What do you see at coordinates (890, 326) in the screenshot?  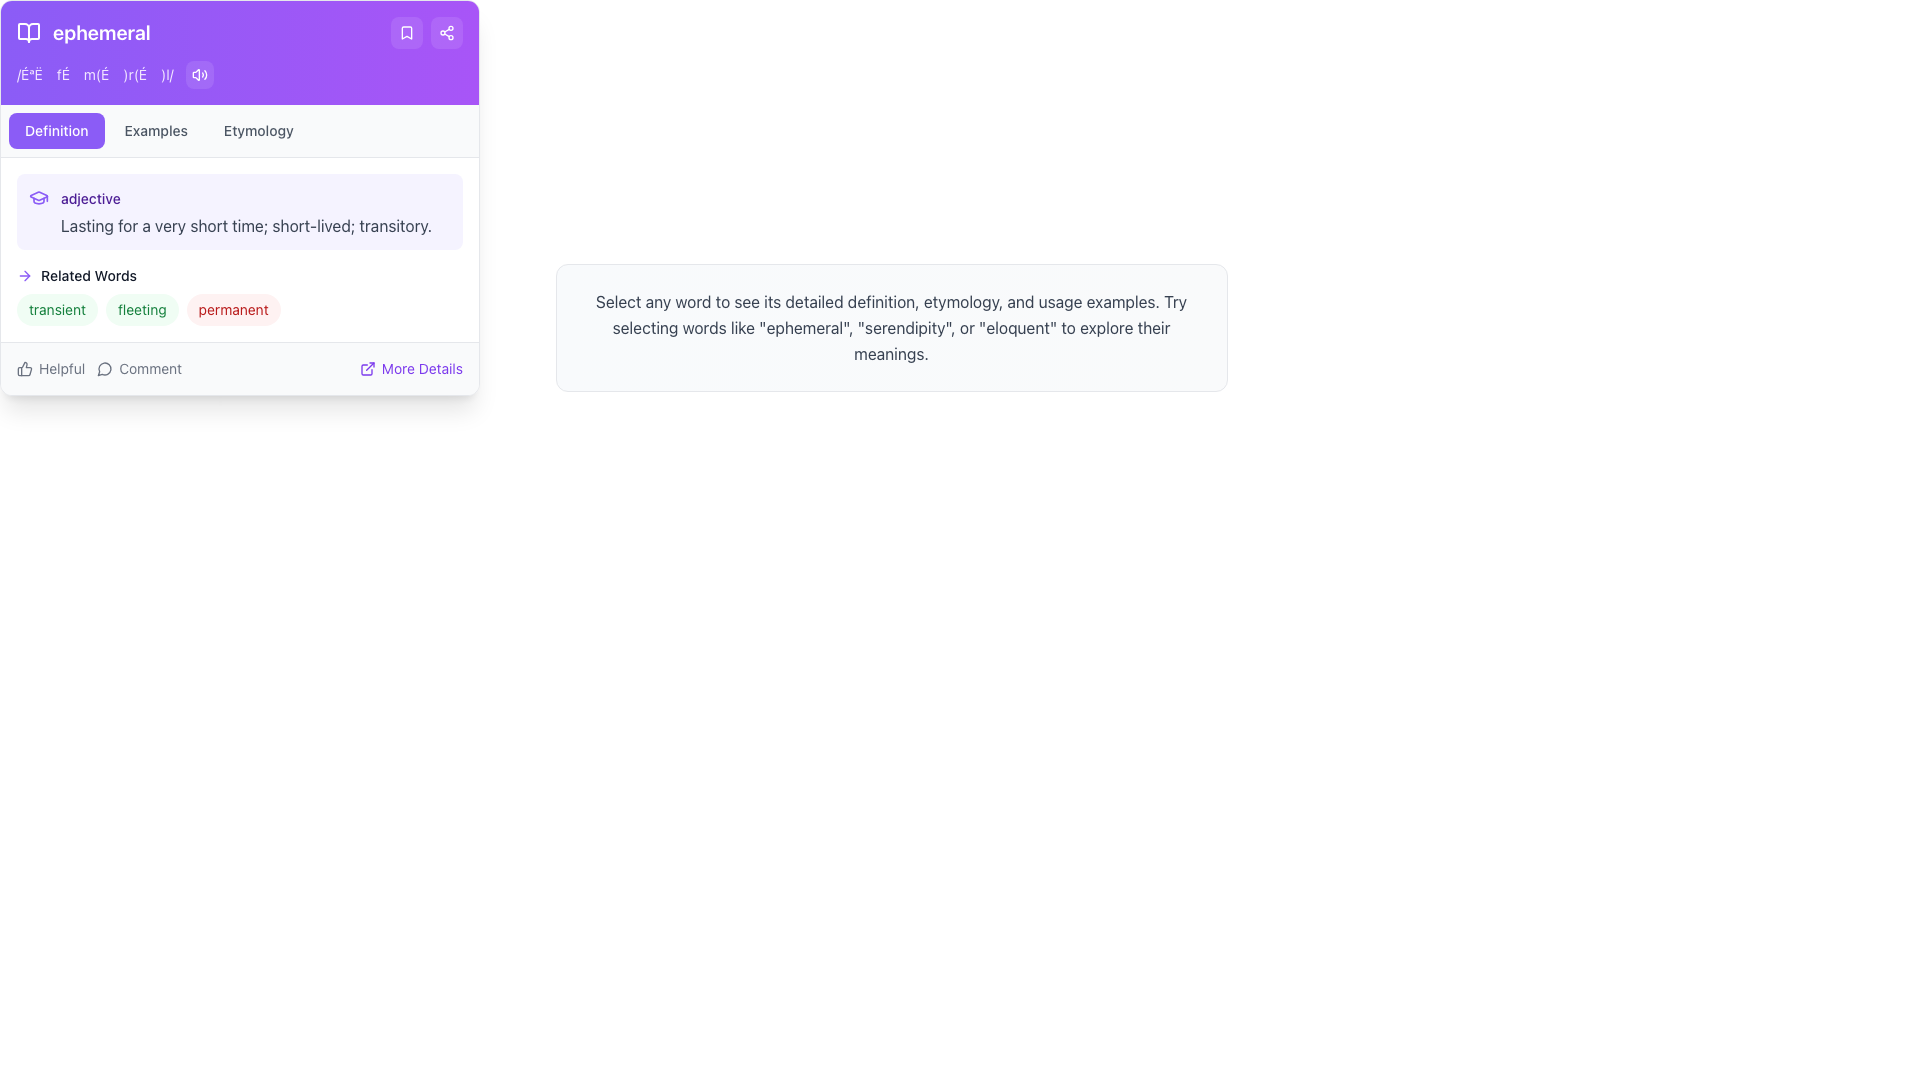 I see `the instructional text block that invites users to select words like 'ephemeral', 'serendipity', and 'eloquent' for exploring their definitions` at bounding box center [890, 326].